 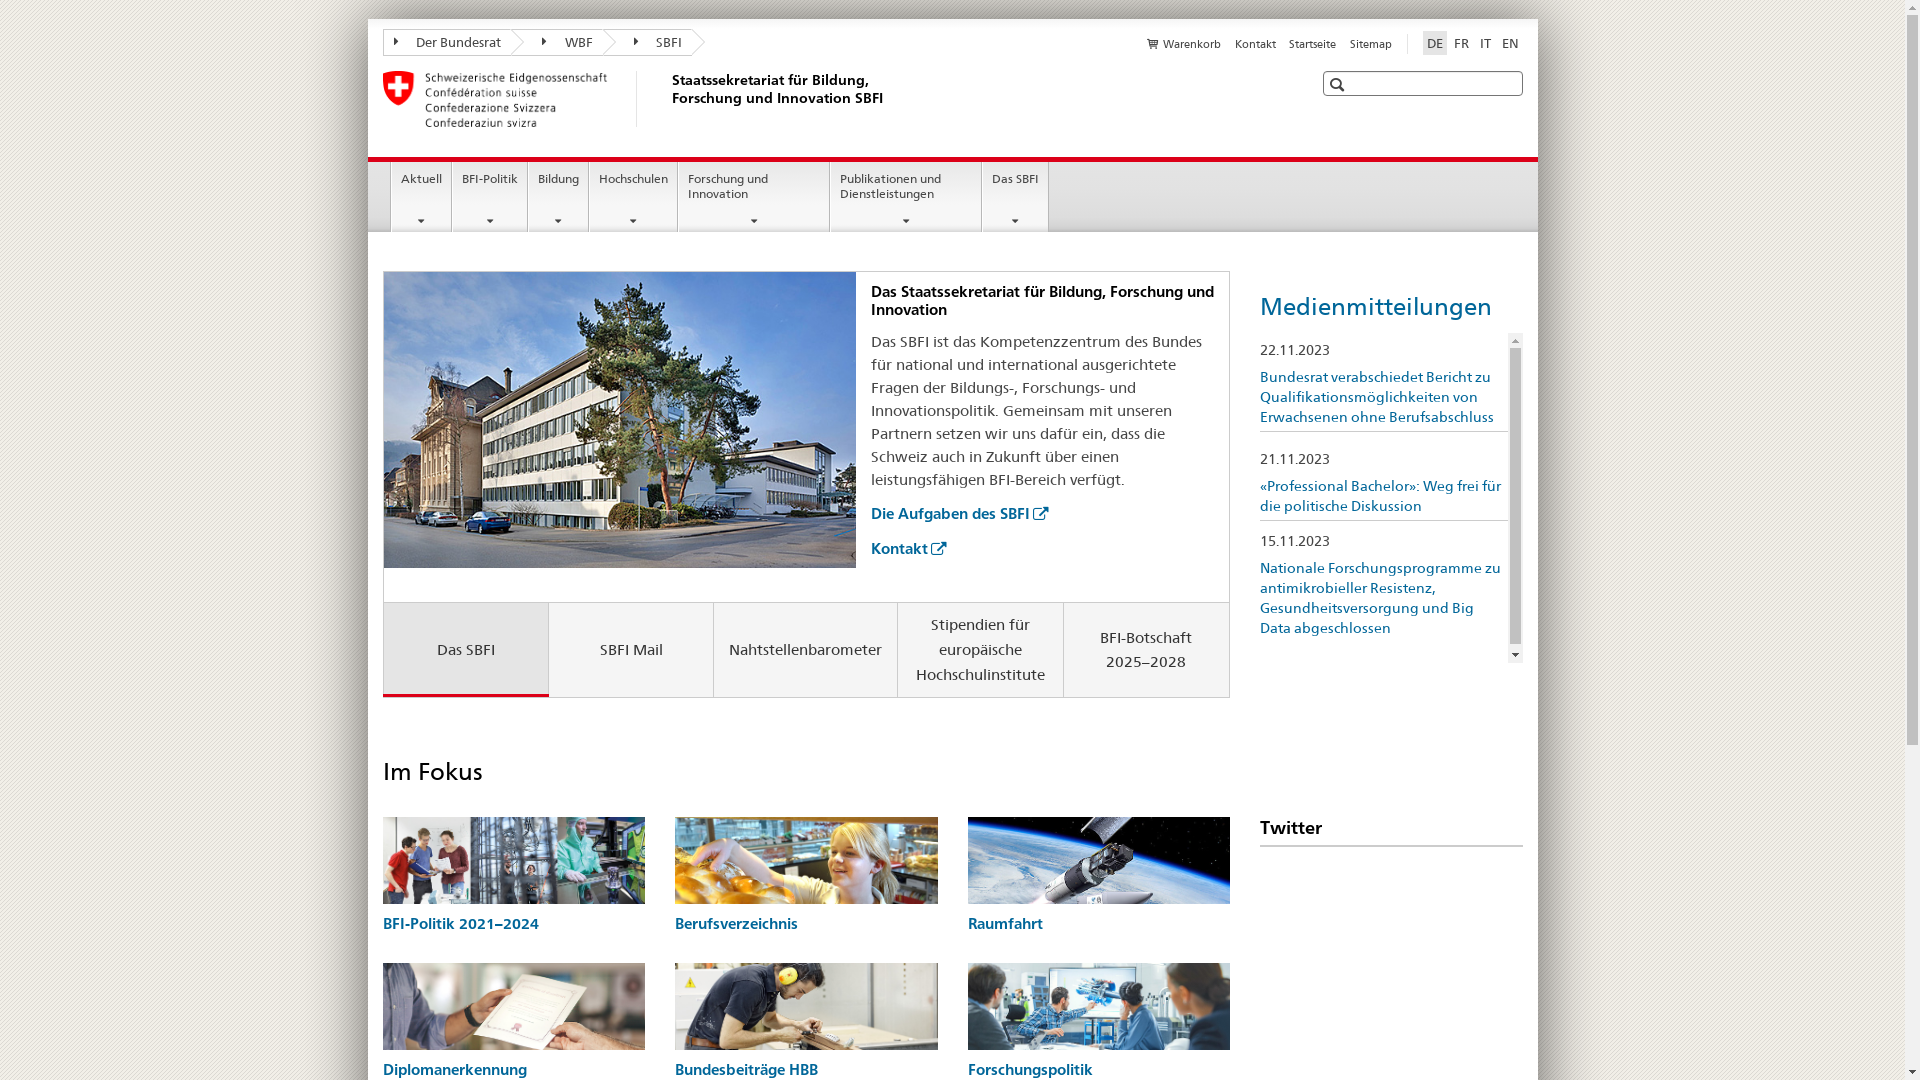 What do you see at coordinates (1289, 43) in the screenshot?
I see `'Startseite'` at bounding box center [1289, 43].